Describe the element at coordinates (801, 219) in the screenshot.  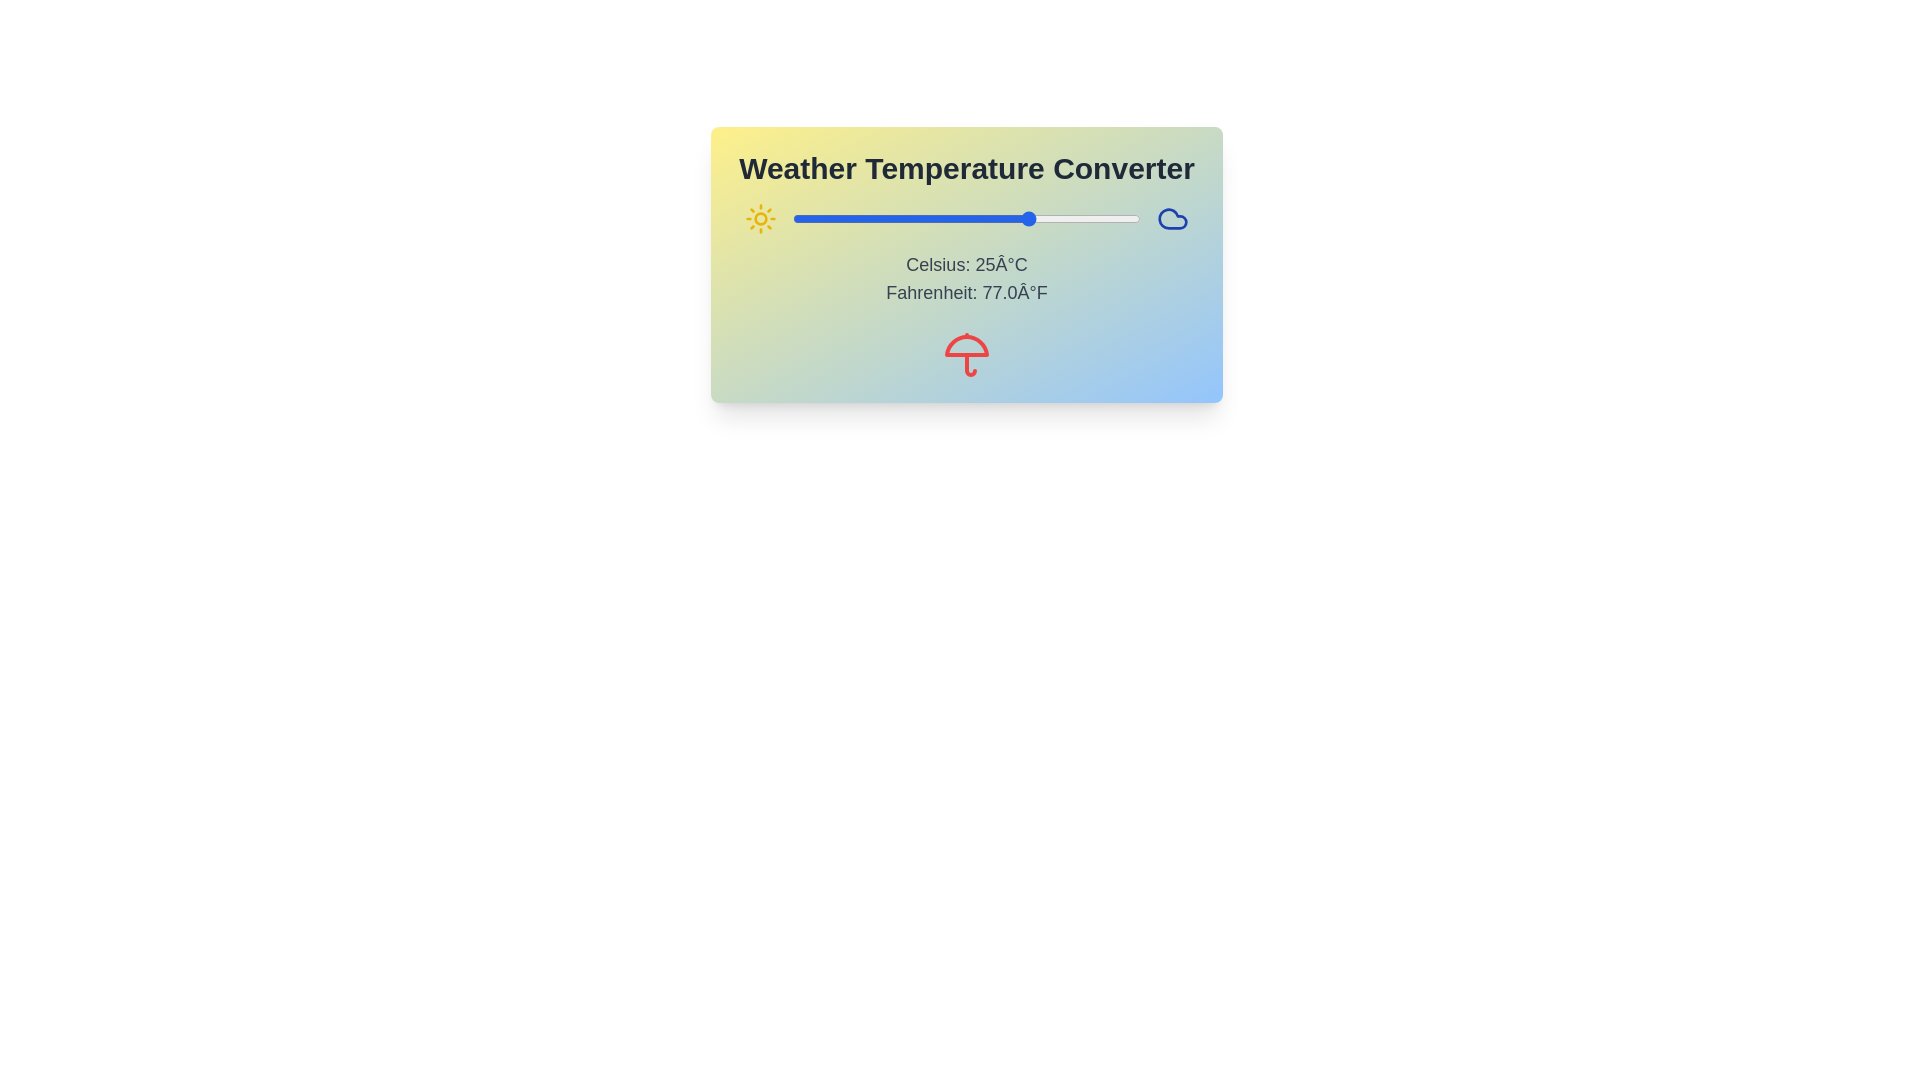
I see `the temperature to -28°C using the slider` at that location.